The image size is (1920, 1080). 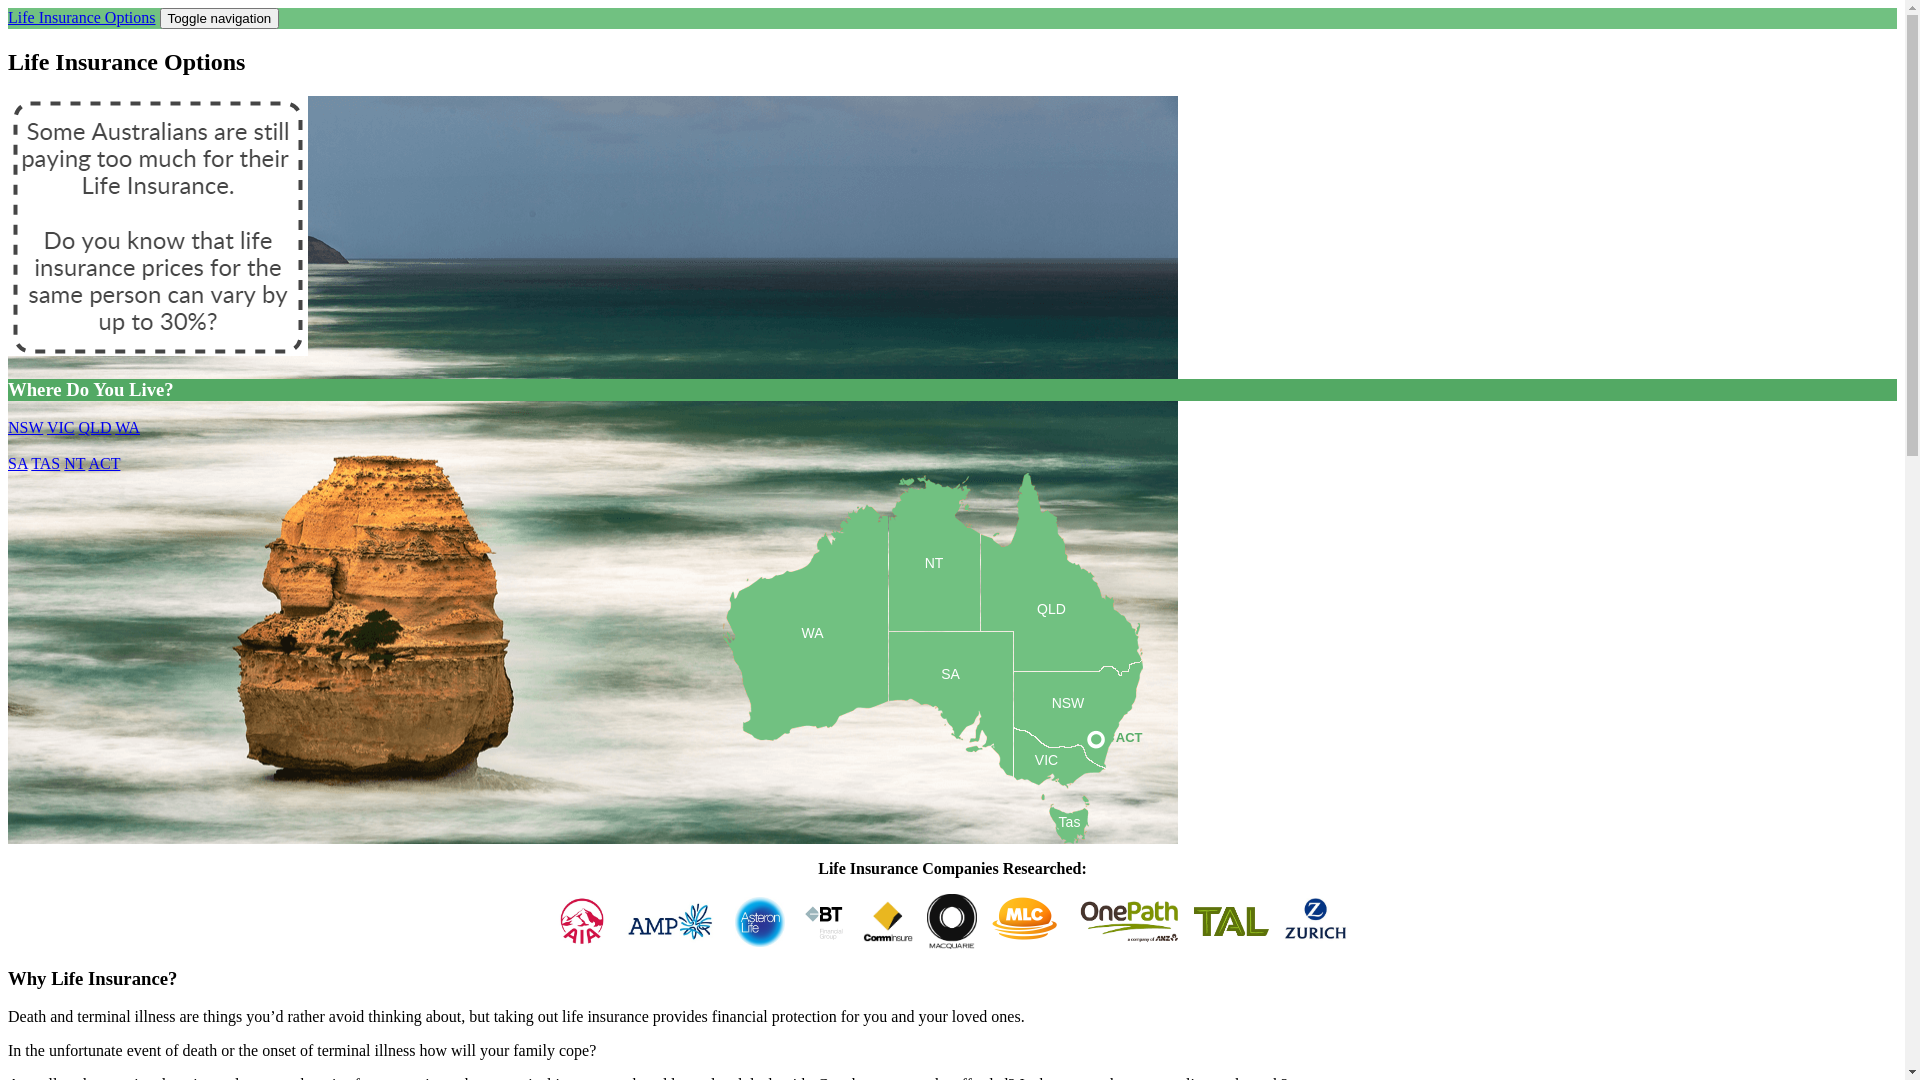 I want to click on 'QLD', so click(x=1059, y=636).